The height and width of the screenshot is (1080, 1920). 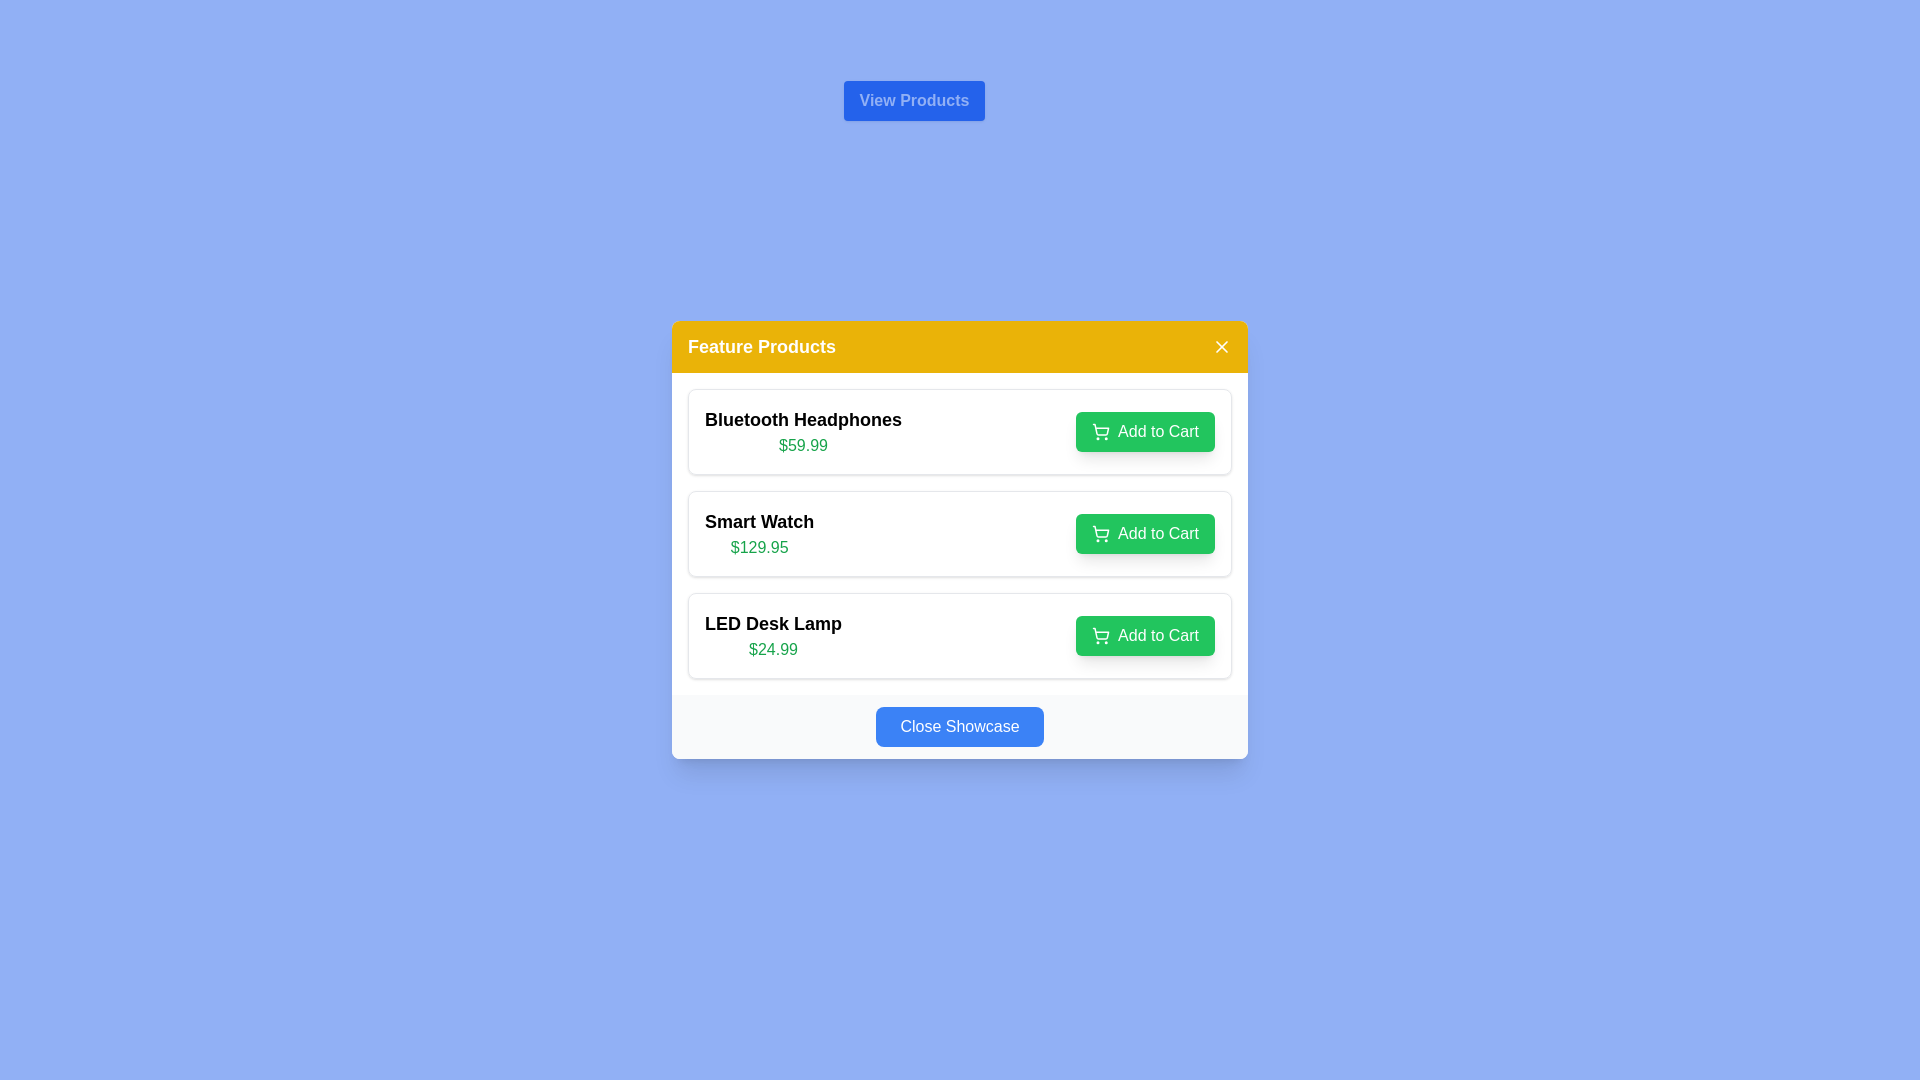 I want to click on the 'Smart Watch' text label, which is prominently displayed in bold, medium-sized black font as the product name in the 'Feature Products' list, so click(x=758, y=520).